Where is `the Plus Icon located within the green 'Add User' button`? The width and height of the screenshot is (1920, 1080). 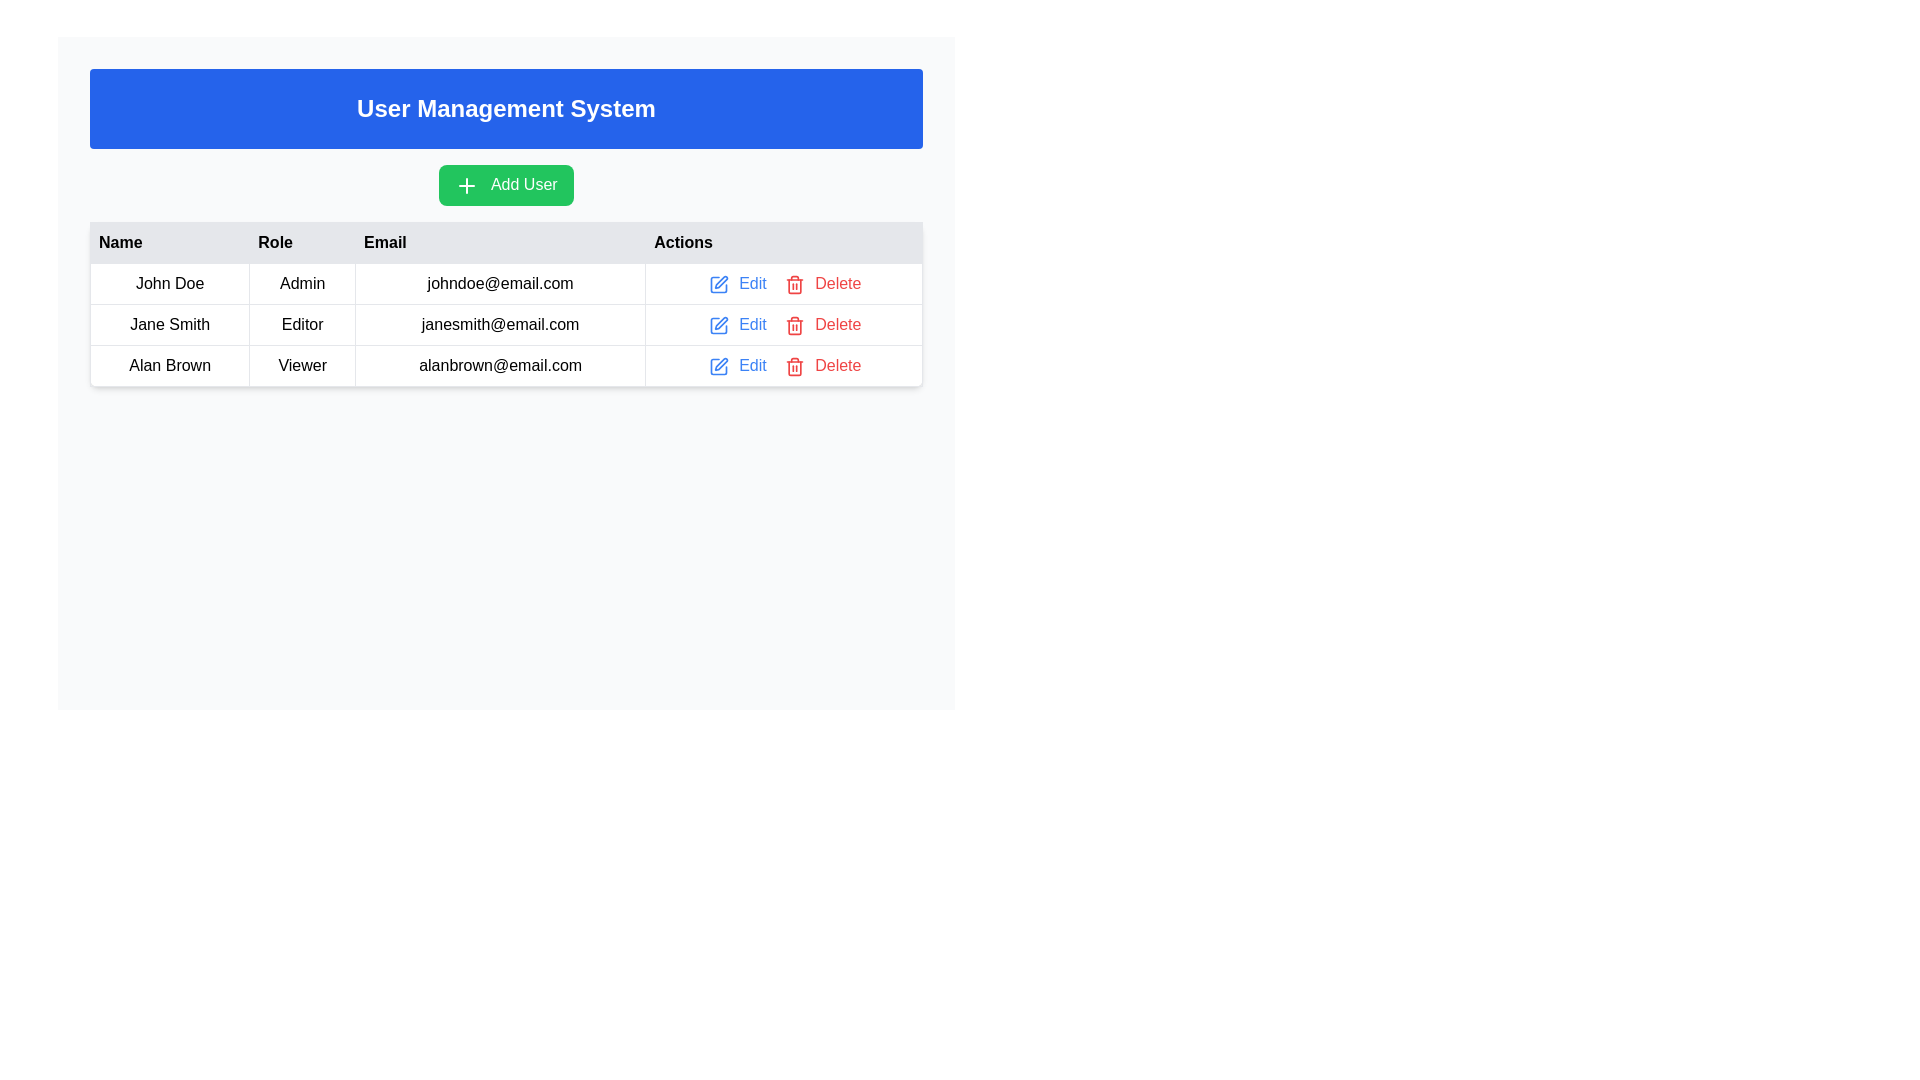
the Plus Icon located within the green 'Add User' button is located at coordinates (466, 185).